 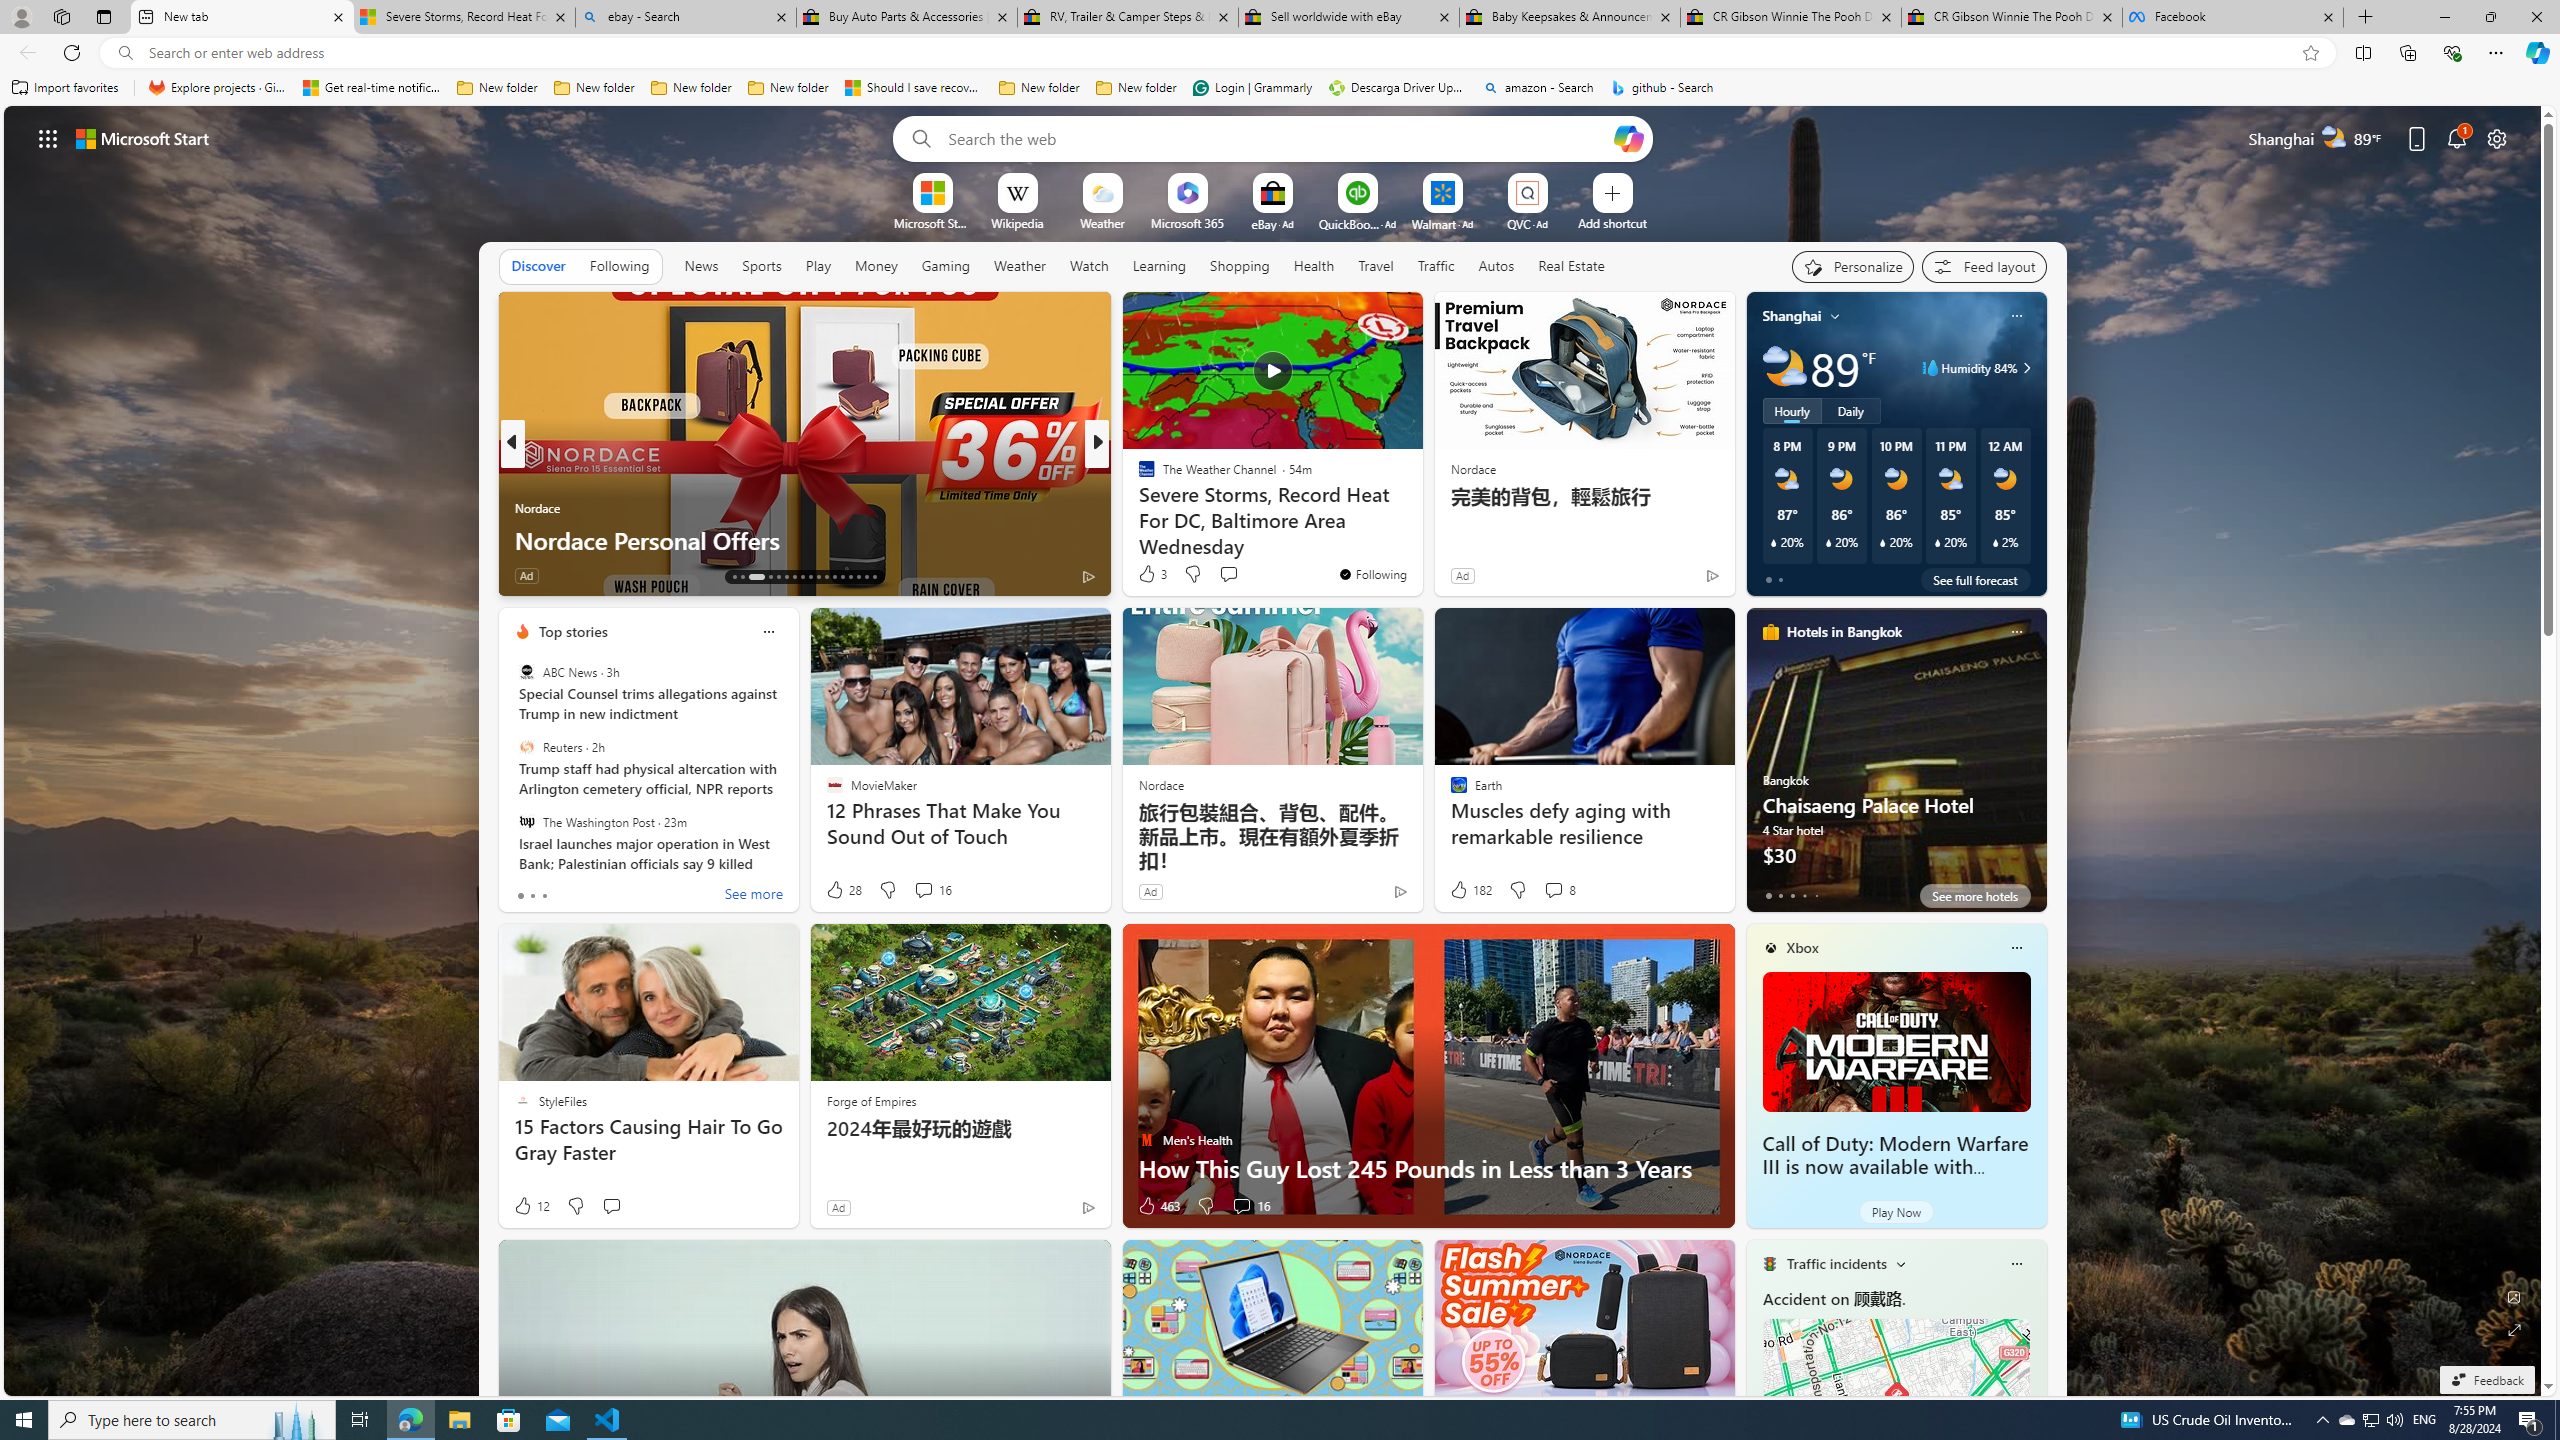 I want to click on 'Import favorites', so click(x=65, y=87).